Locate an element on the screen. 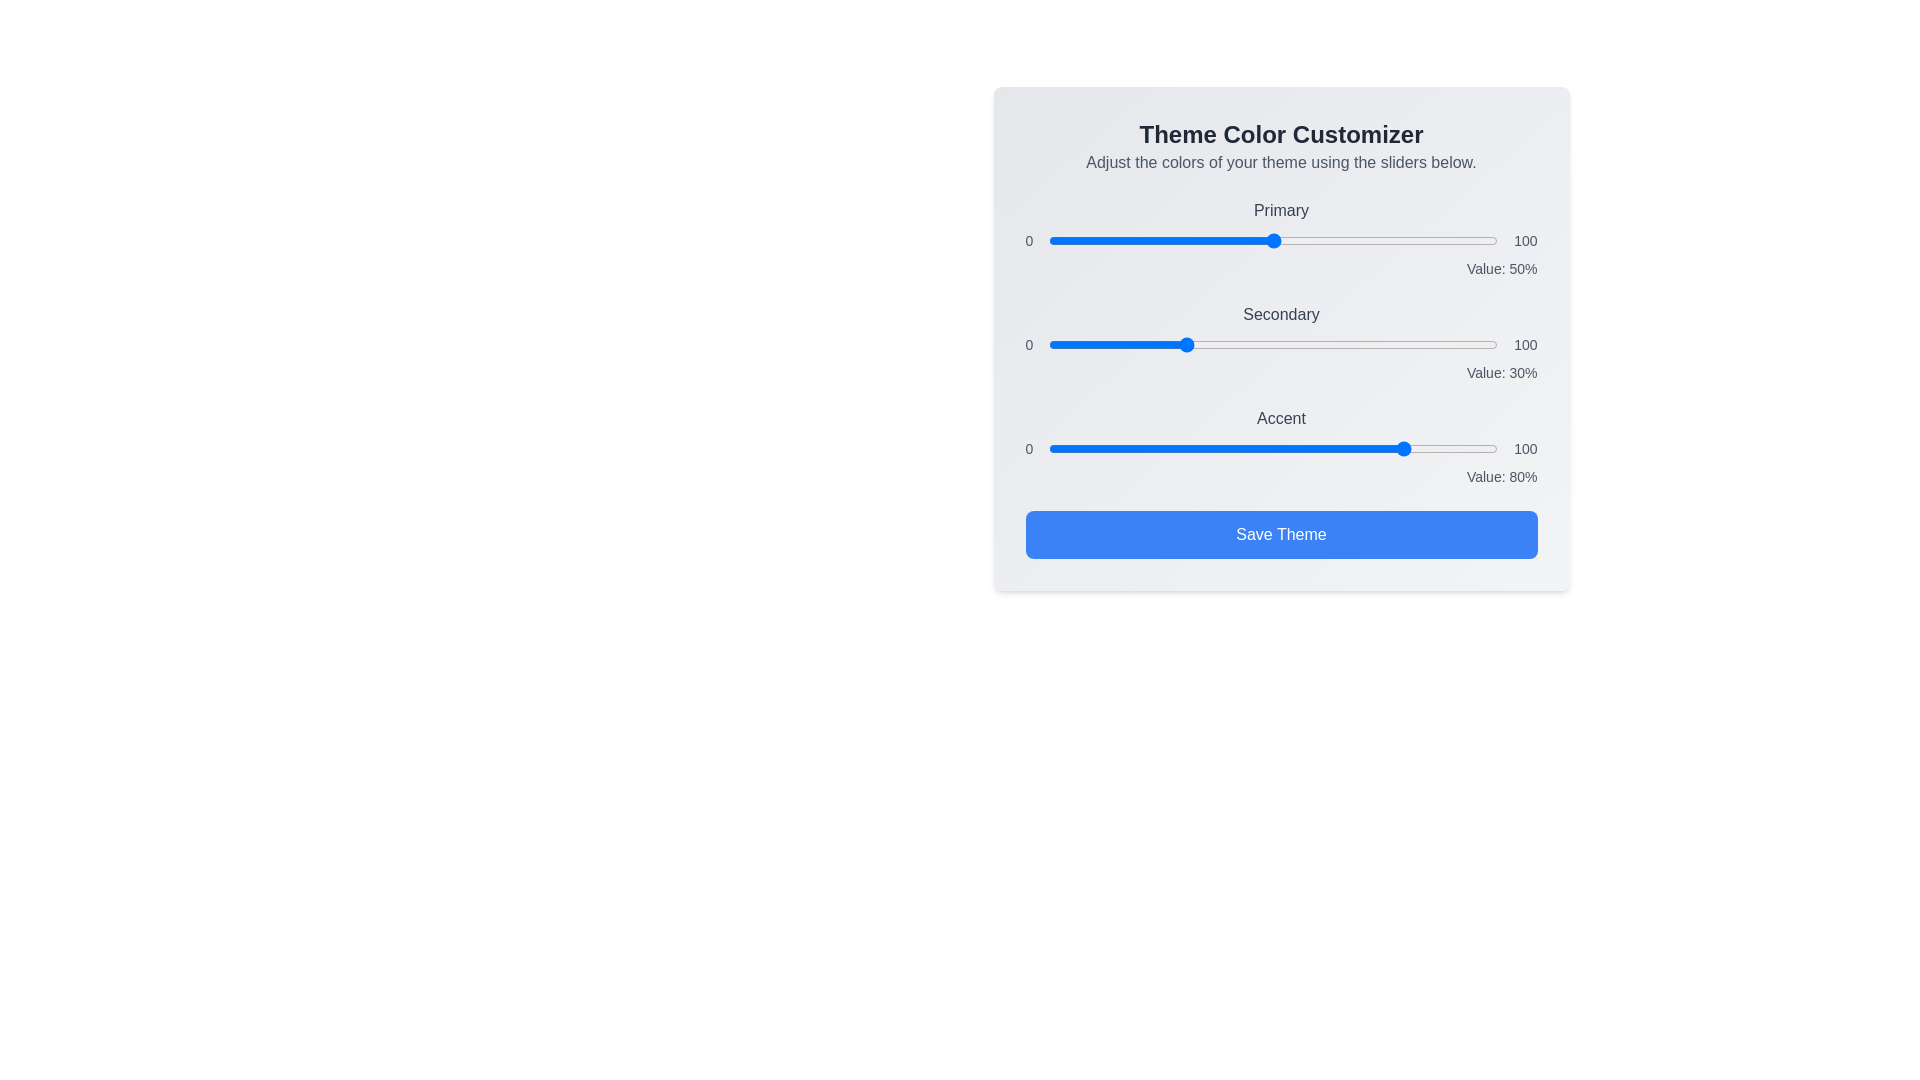 This screenshot has height=1080, width=1920. the 'Secondary' color slider to 36% is located at coordinates (1209, 343).